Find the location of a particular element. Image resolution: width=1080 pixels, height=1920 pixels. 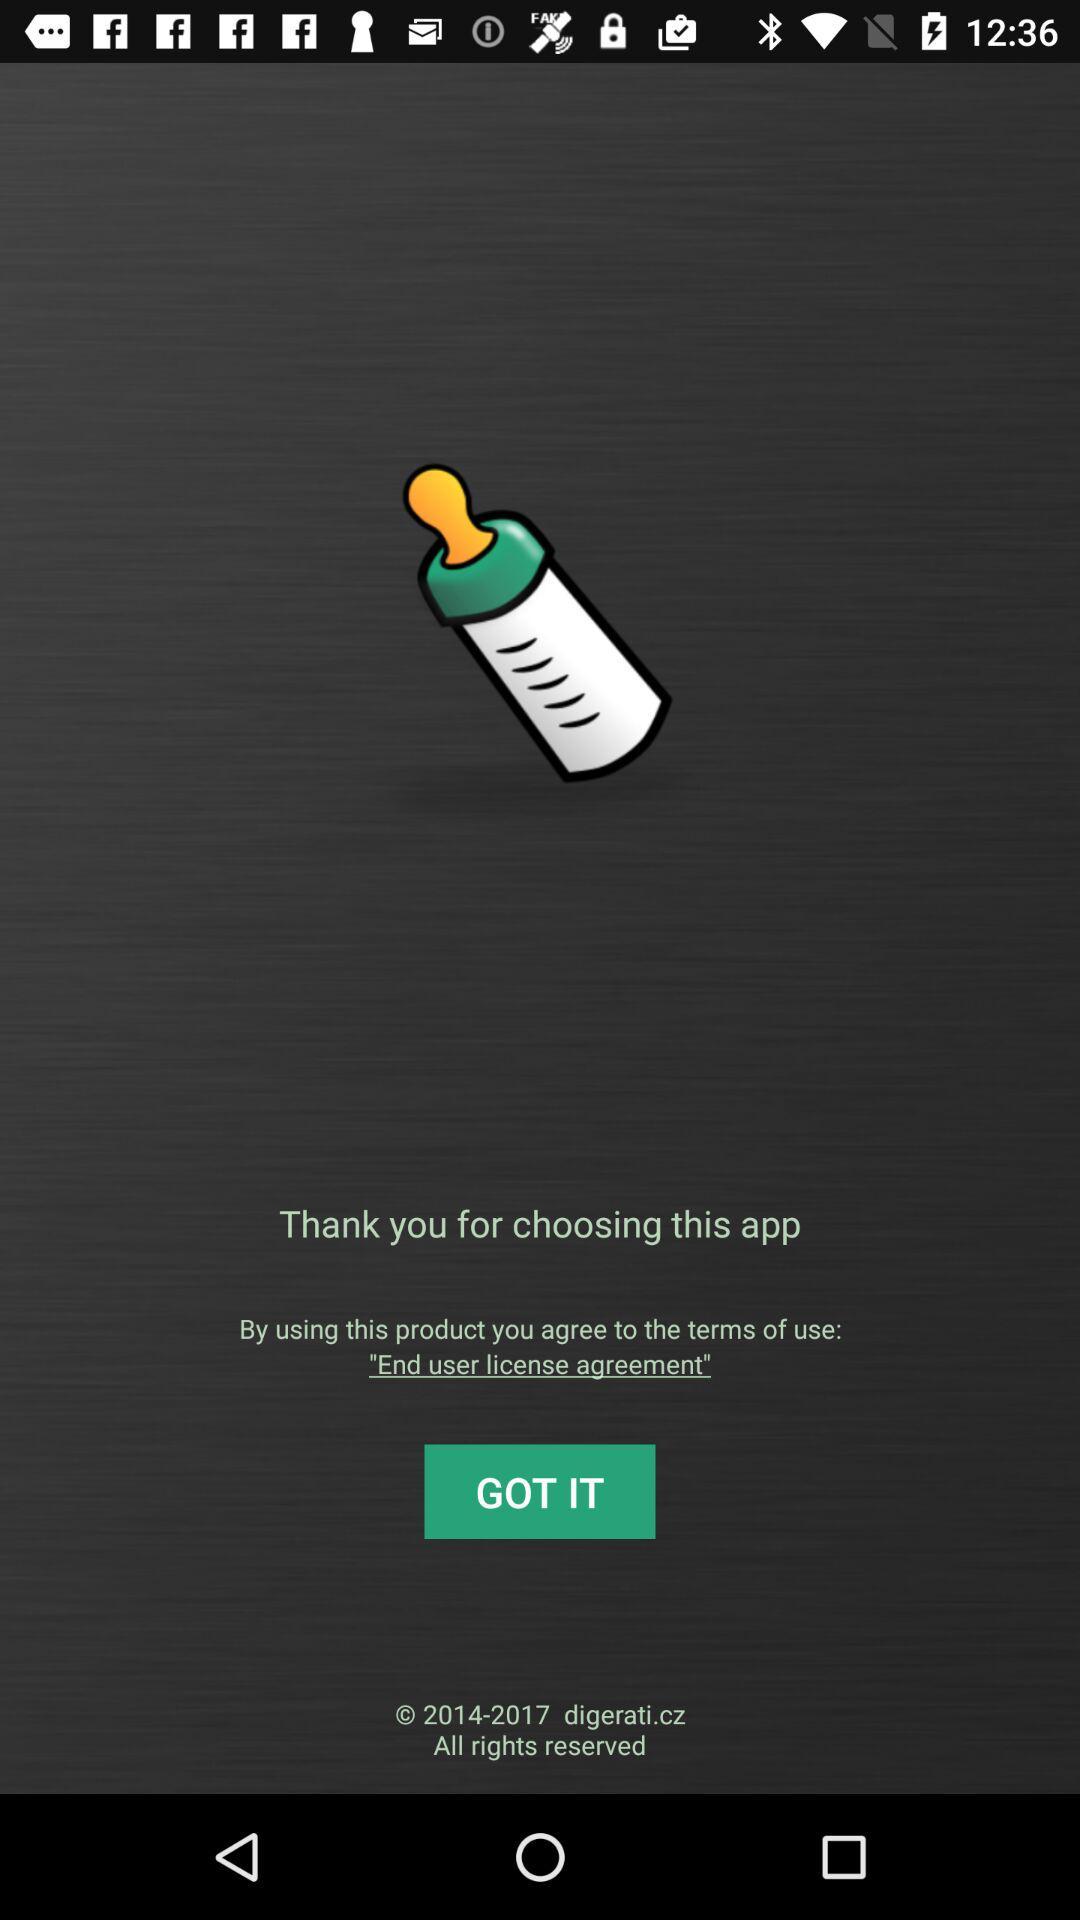

the got it icon is located at coordinates (540, 1491).